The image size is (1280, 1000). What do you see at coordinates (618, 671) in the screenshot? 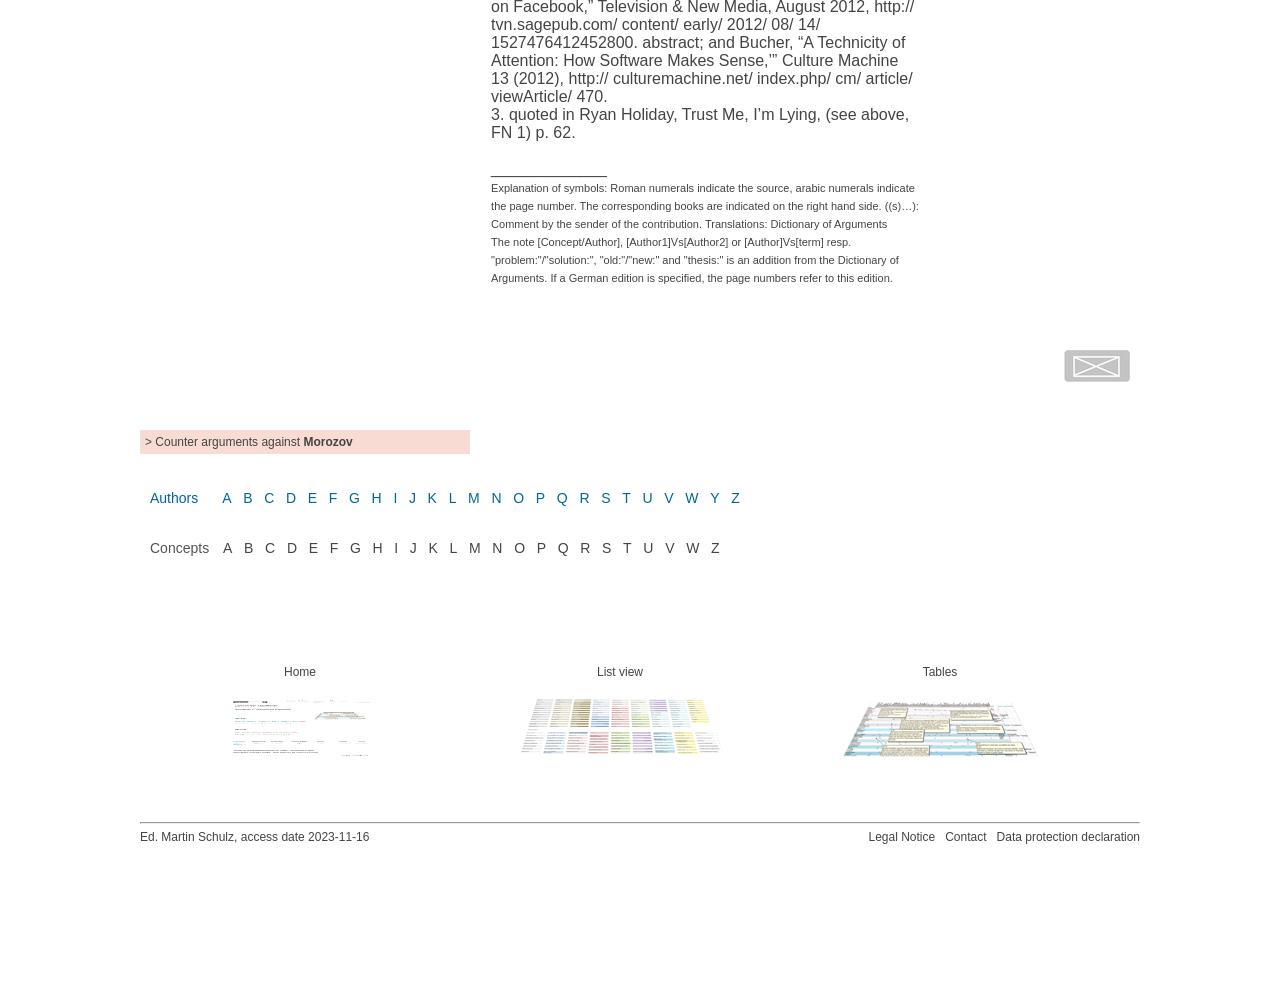
I see `'List view'` at bounding box center [618, 671].